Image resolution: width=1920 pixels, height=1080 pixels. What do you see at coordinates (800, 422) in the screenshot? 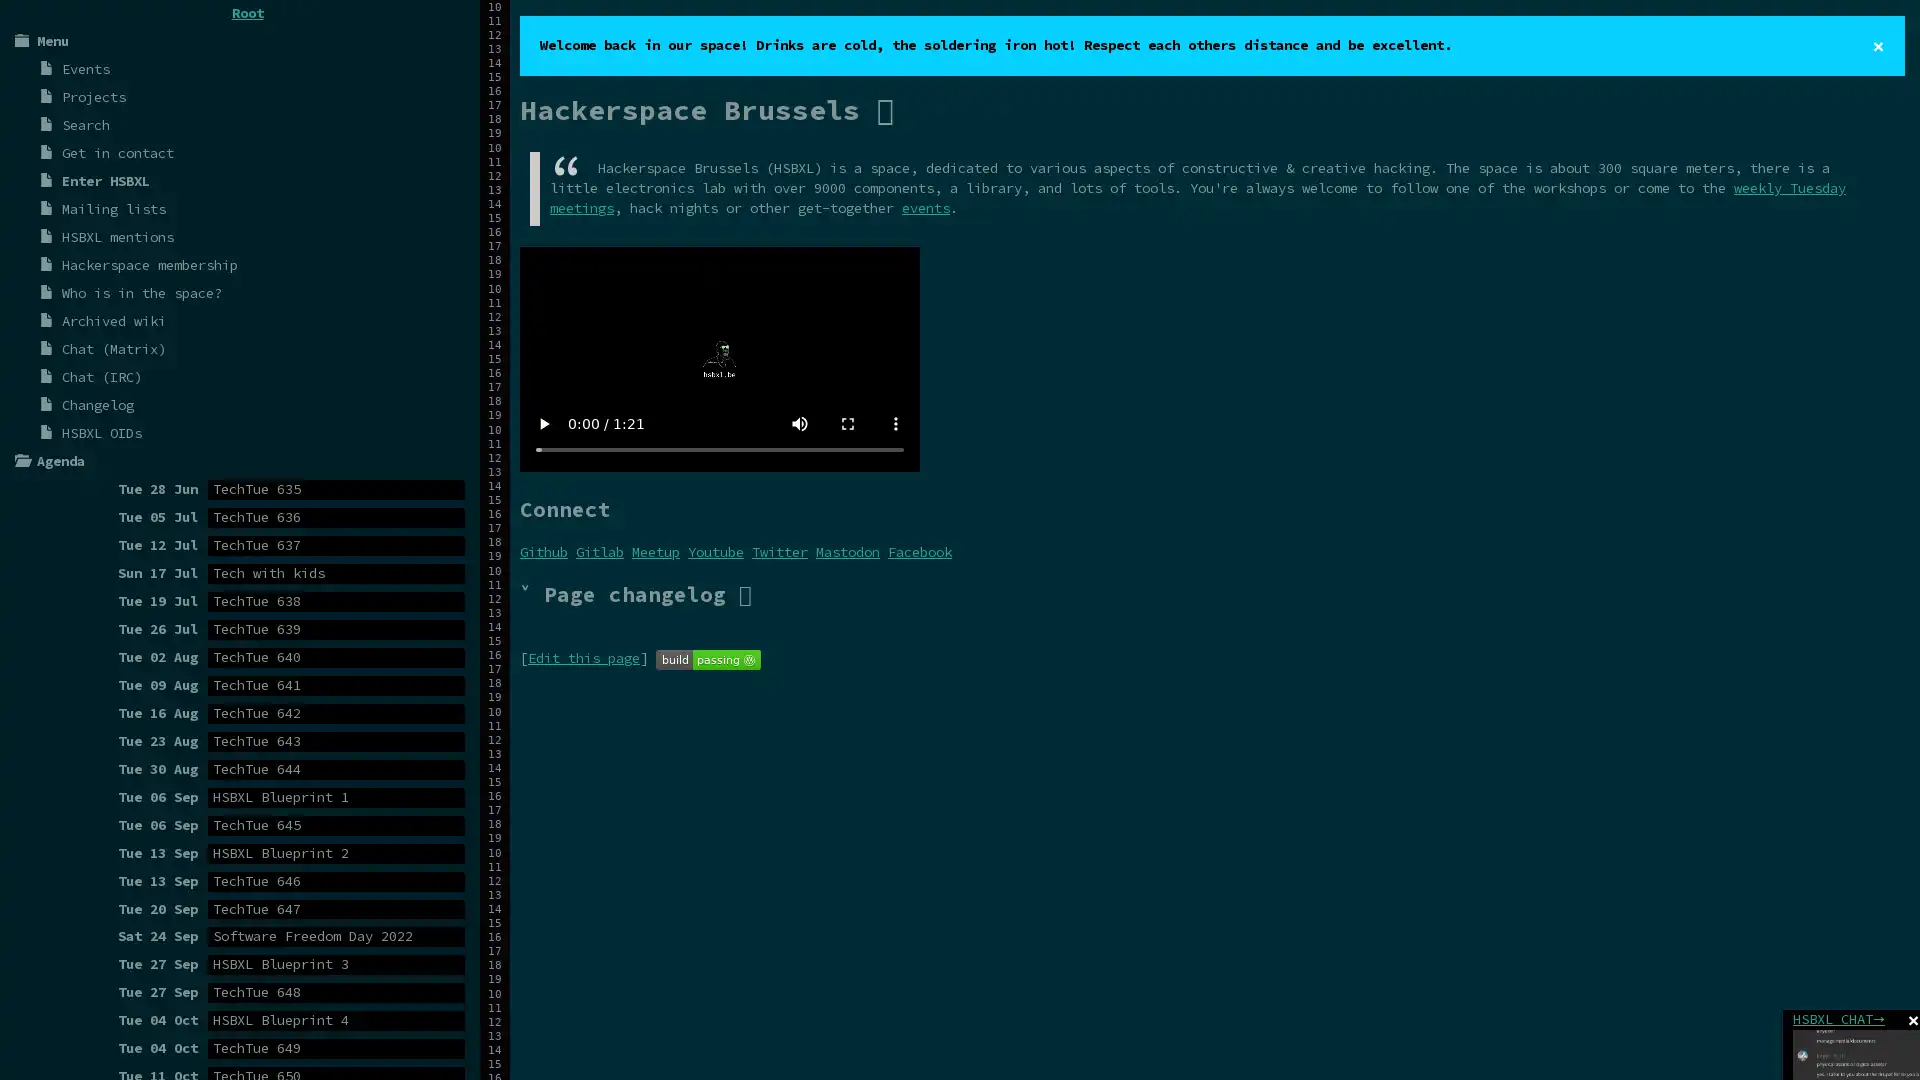
I see `mute` at bounding box center [800, 422].